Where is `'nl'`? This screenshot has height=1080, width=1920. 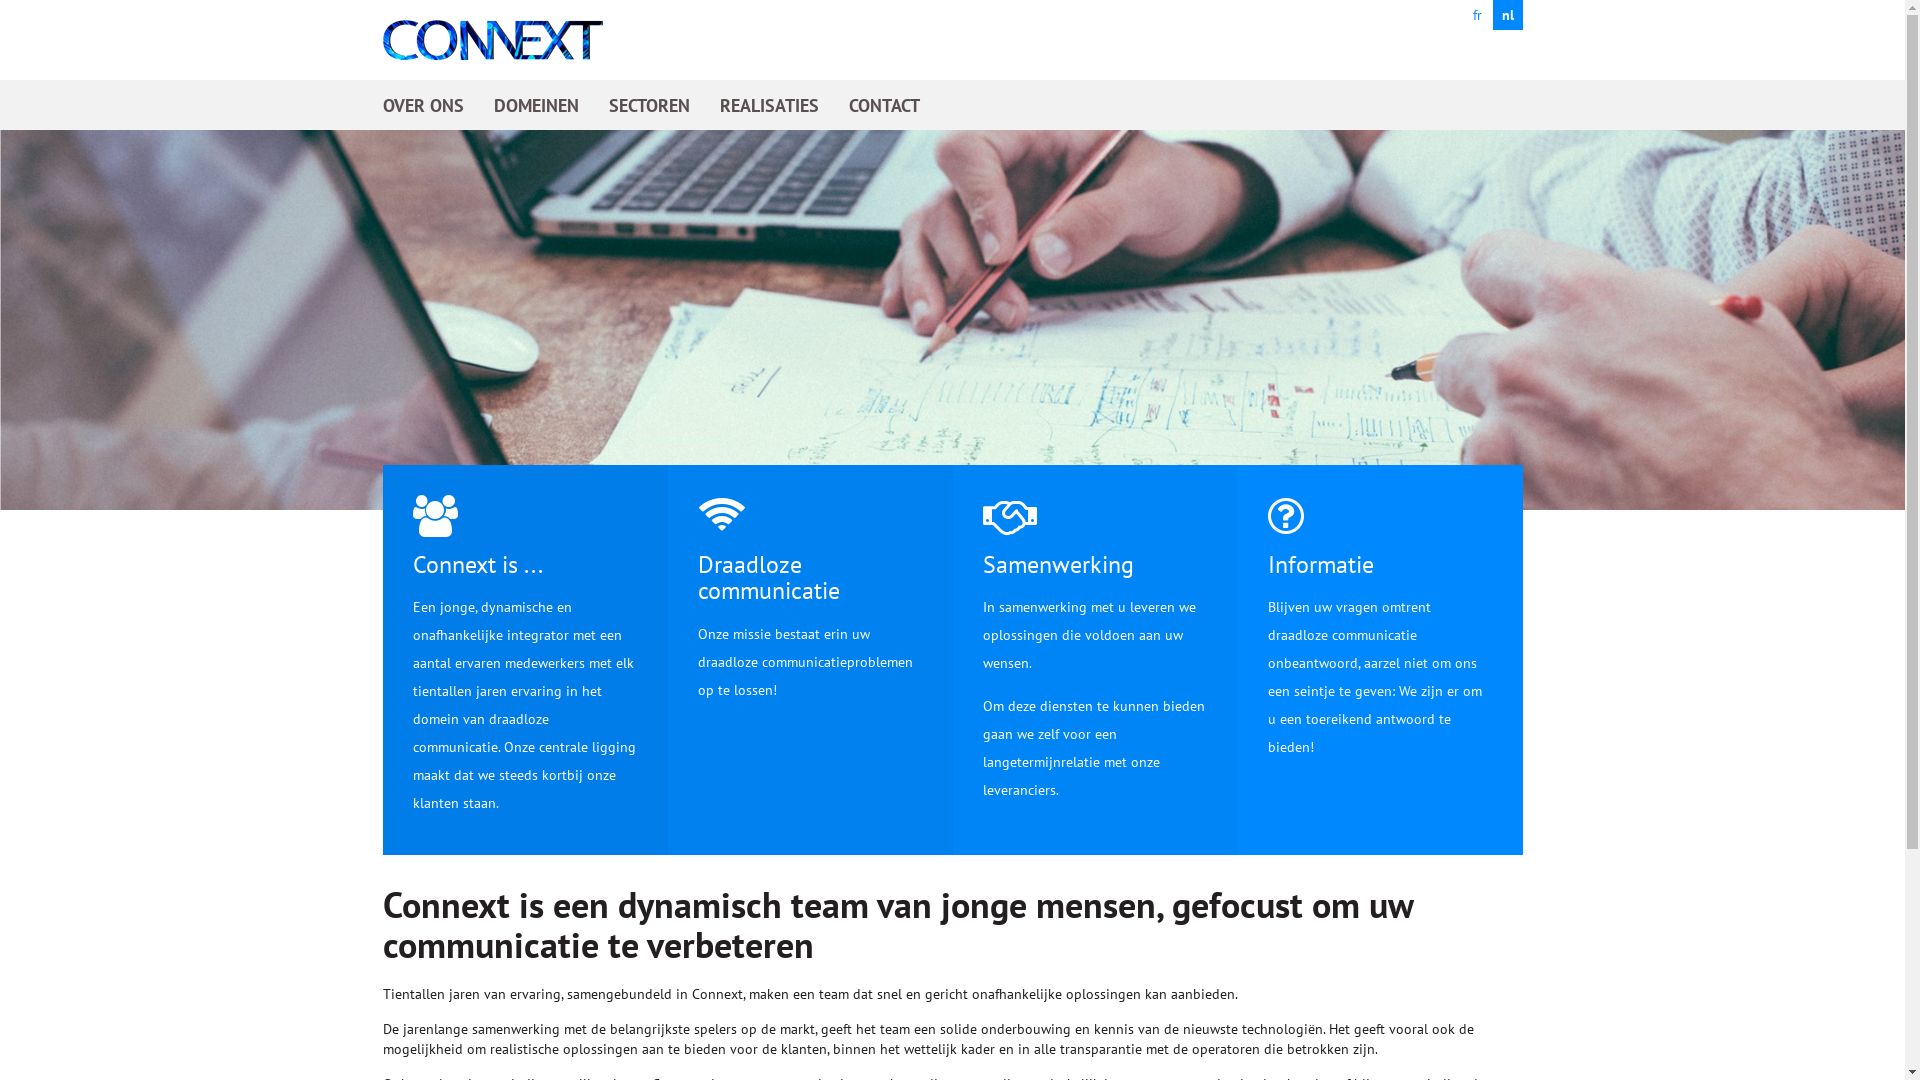
'nl' is located at coordinates (1507, 15).